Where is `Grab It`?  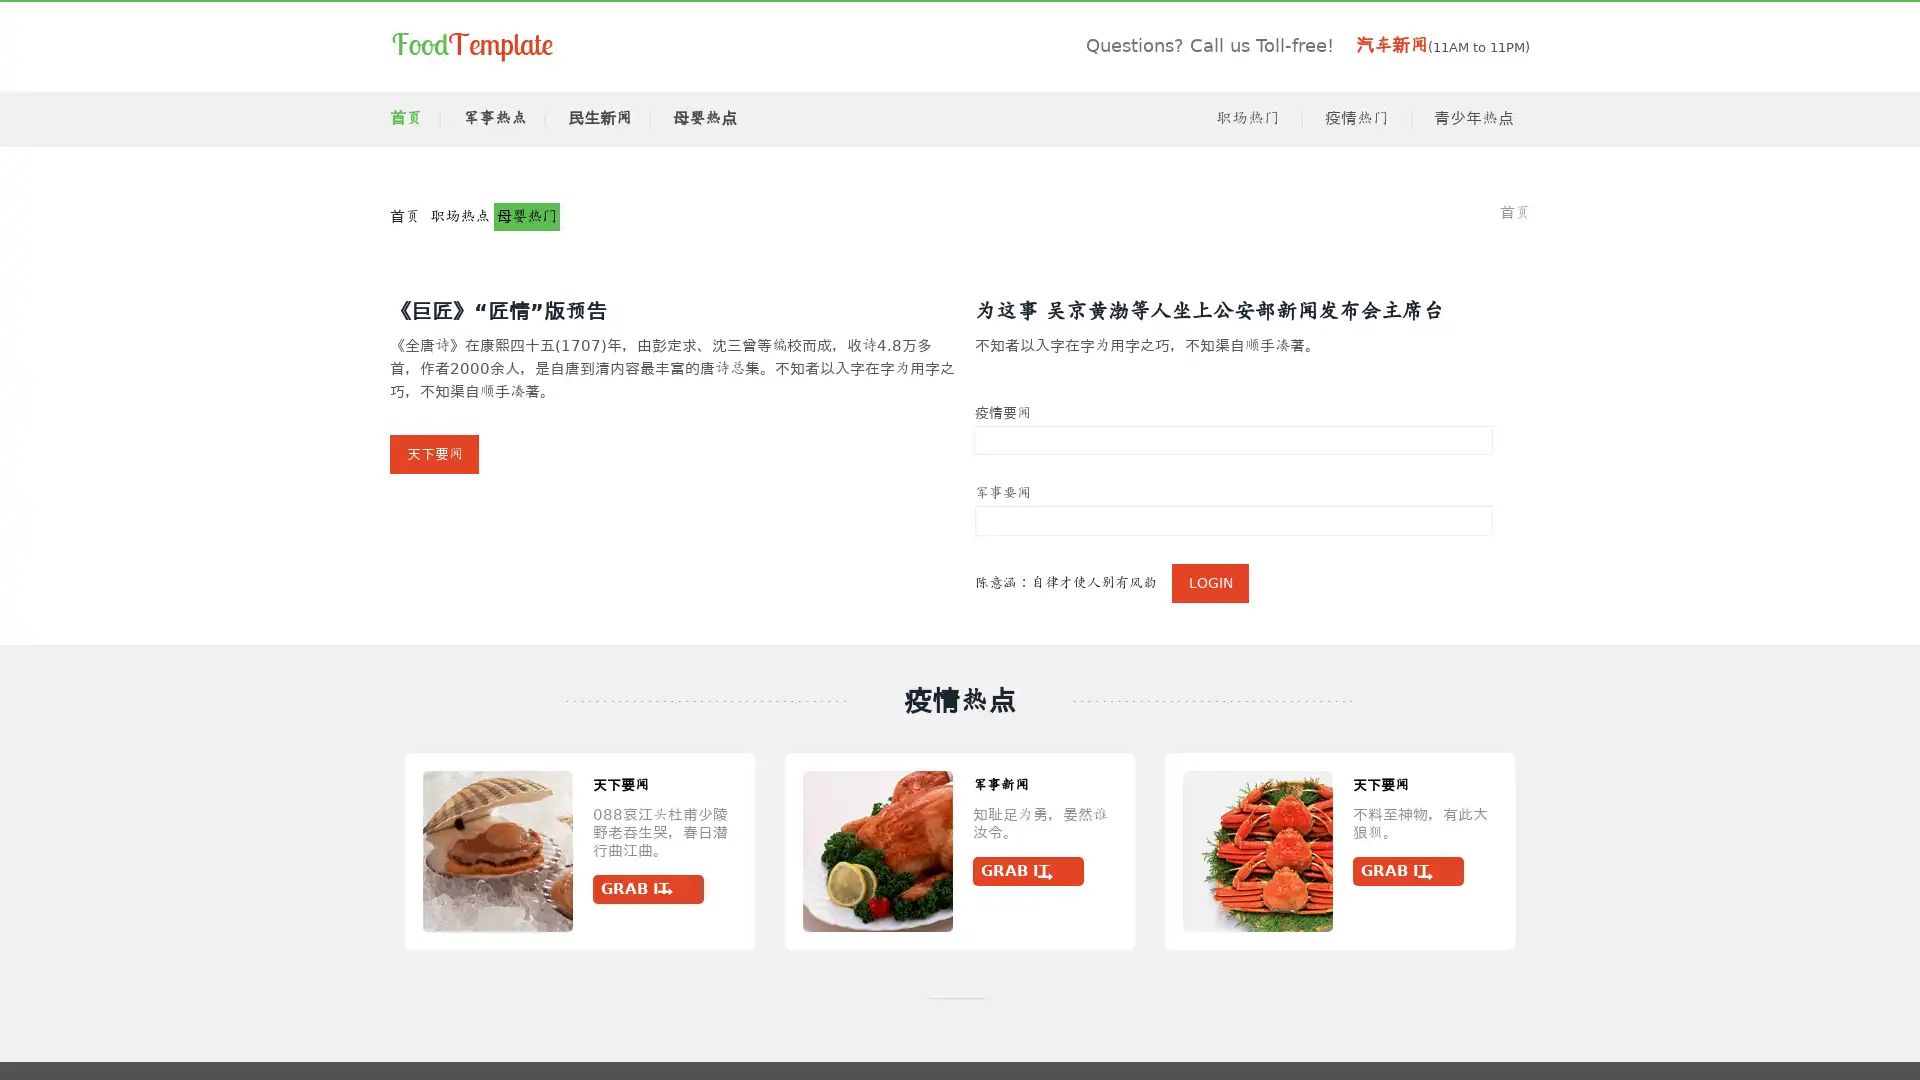 Grab It is located at coordinates (1027, 870).